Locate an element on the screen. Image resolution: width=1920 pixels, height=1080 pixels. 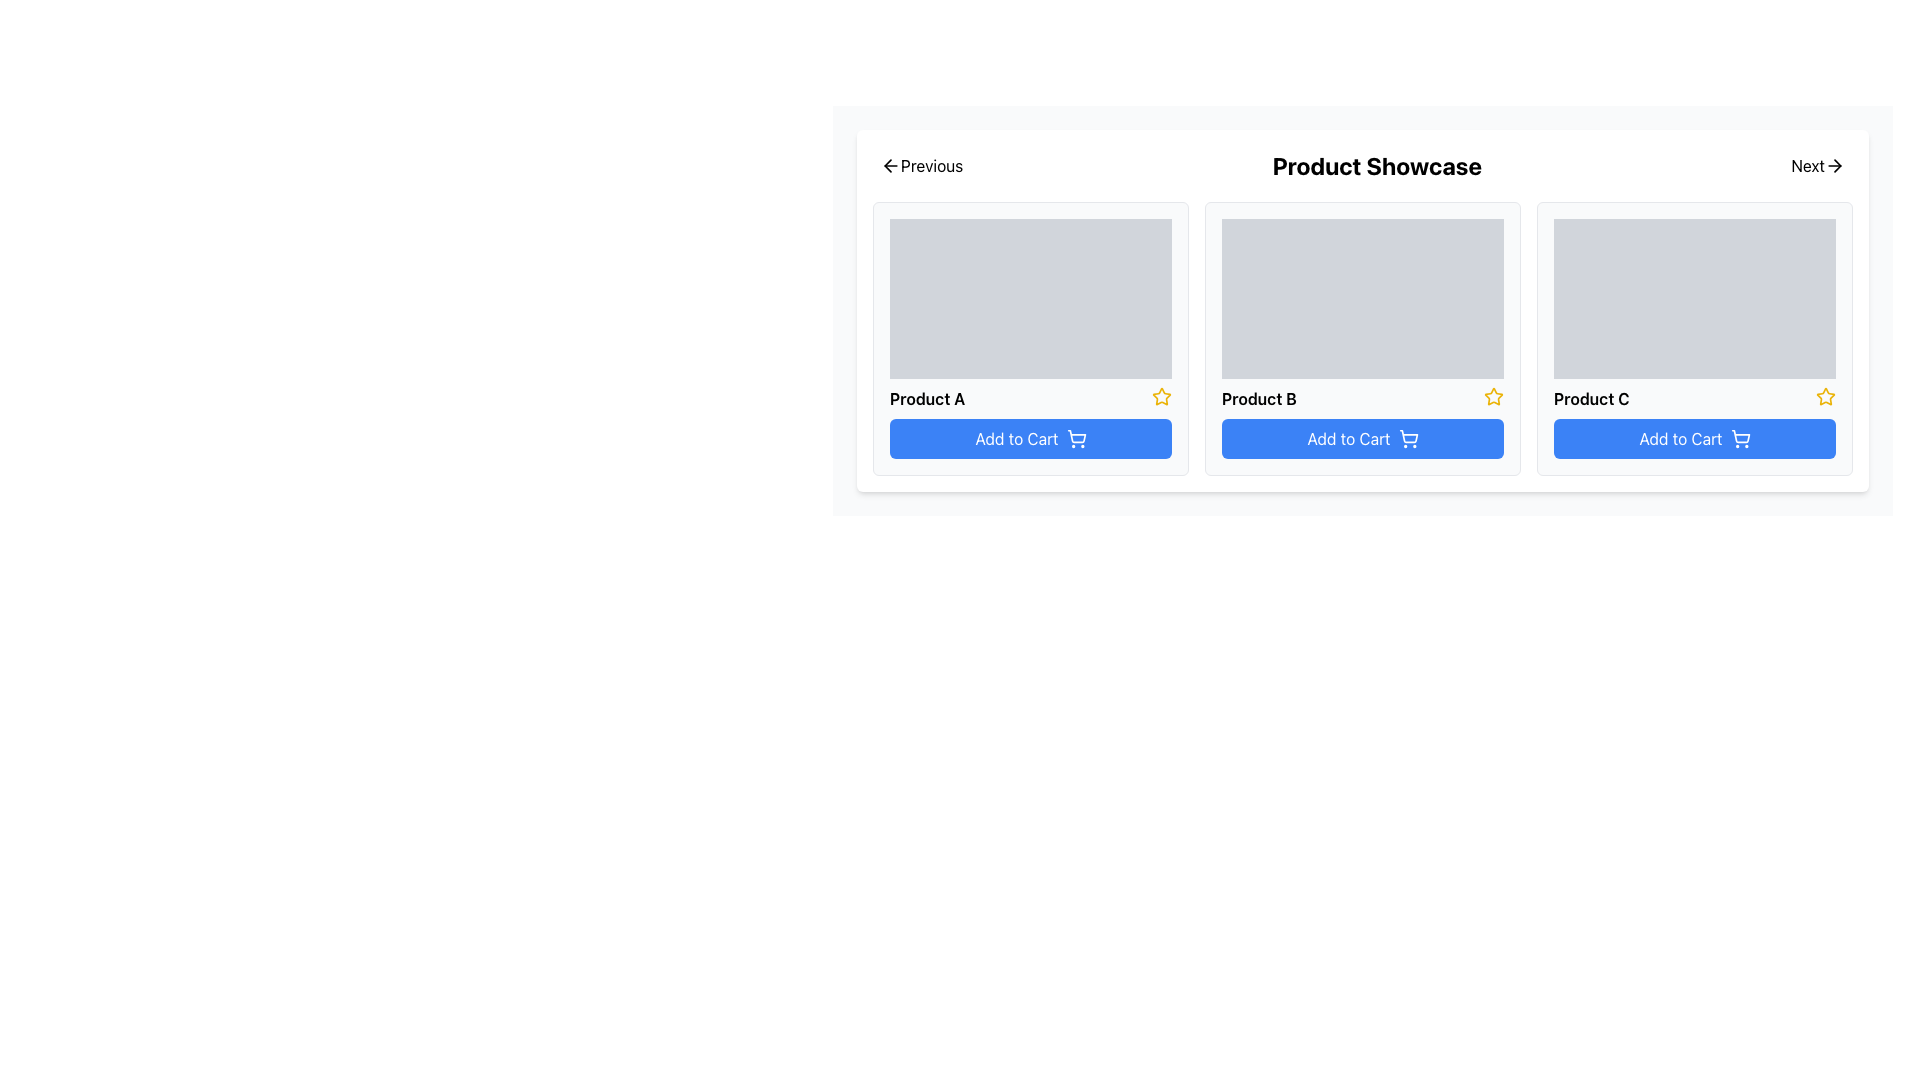
the 'Add to Cart' icon located inside the 'Add to Cart' button for 'Product B' is located at coordinates (1406, 438).